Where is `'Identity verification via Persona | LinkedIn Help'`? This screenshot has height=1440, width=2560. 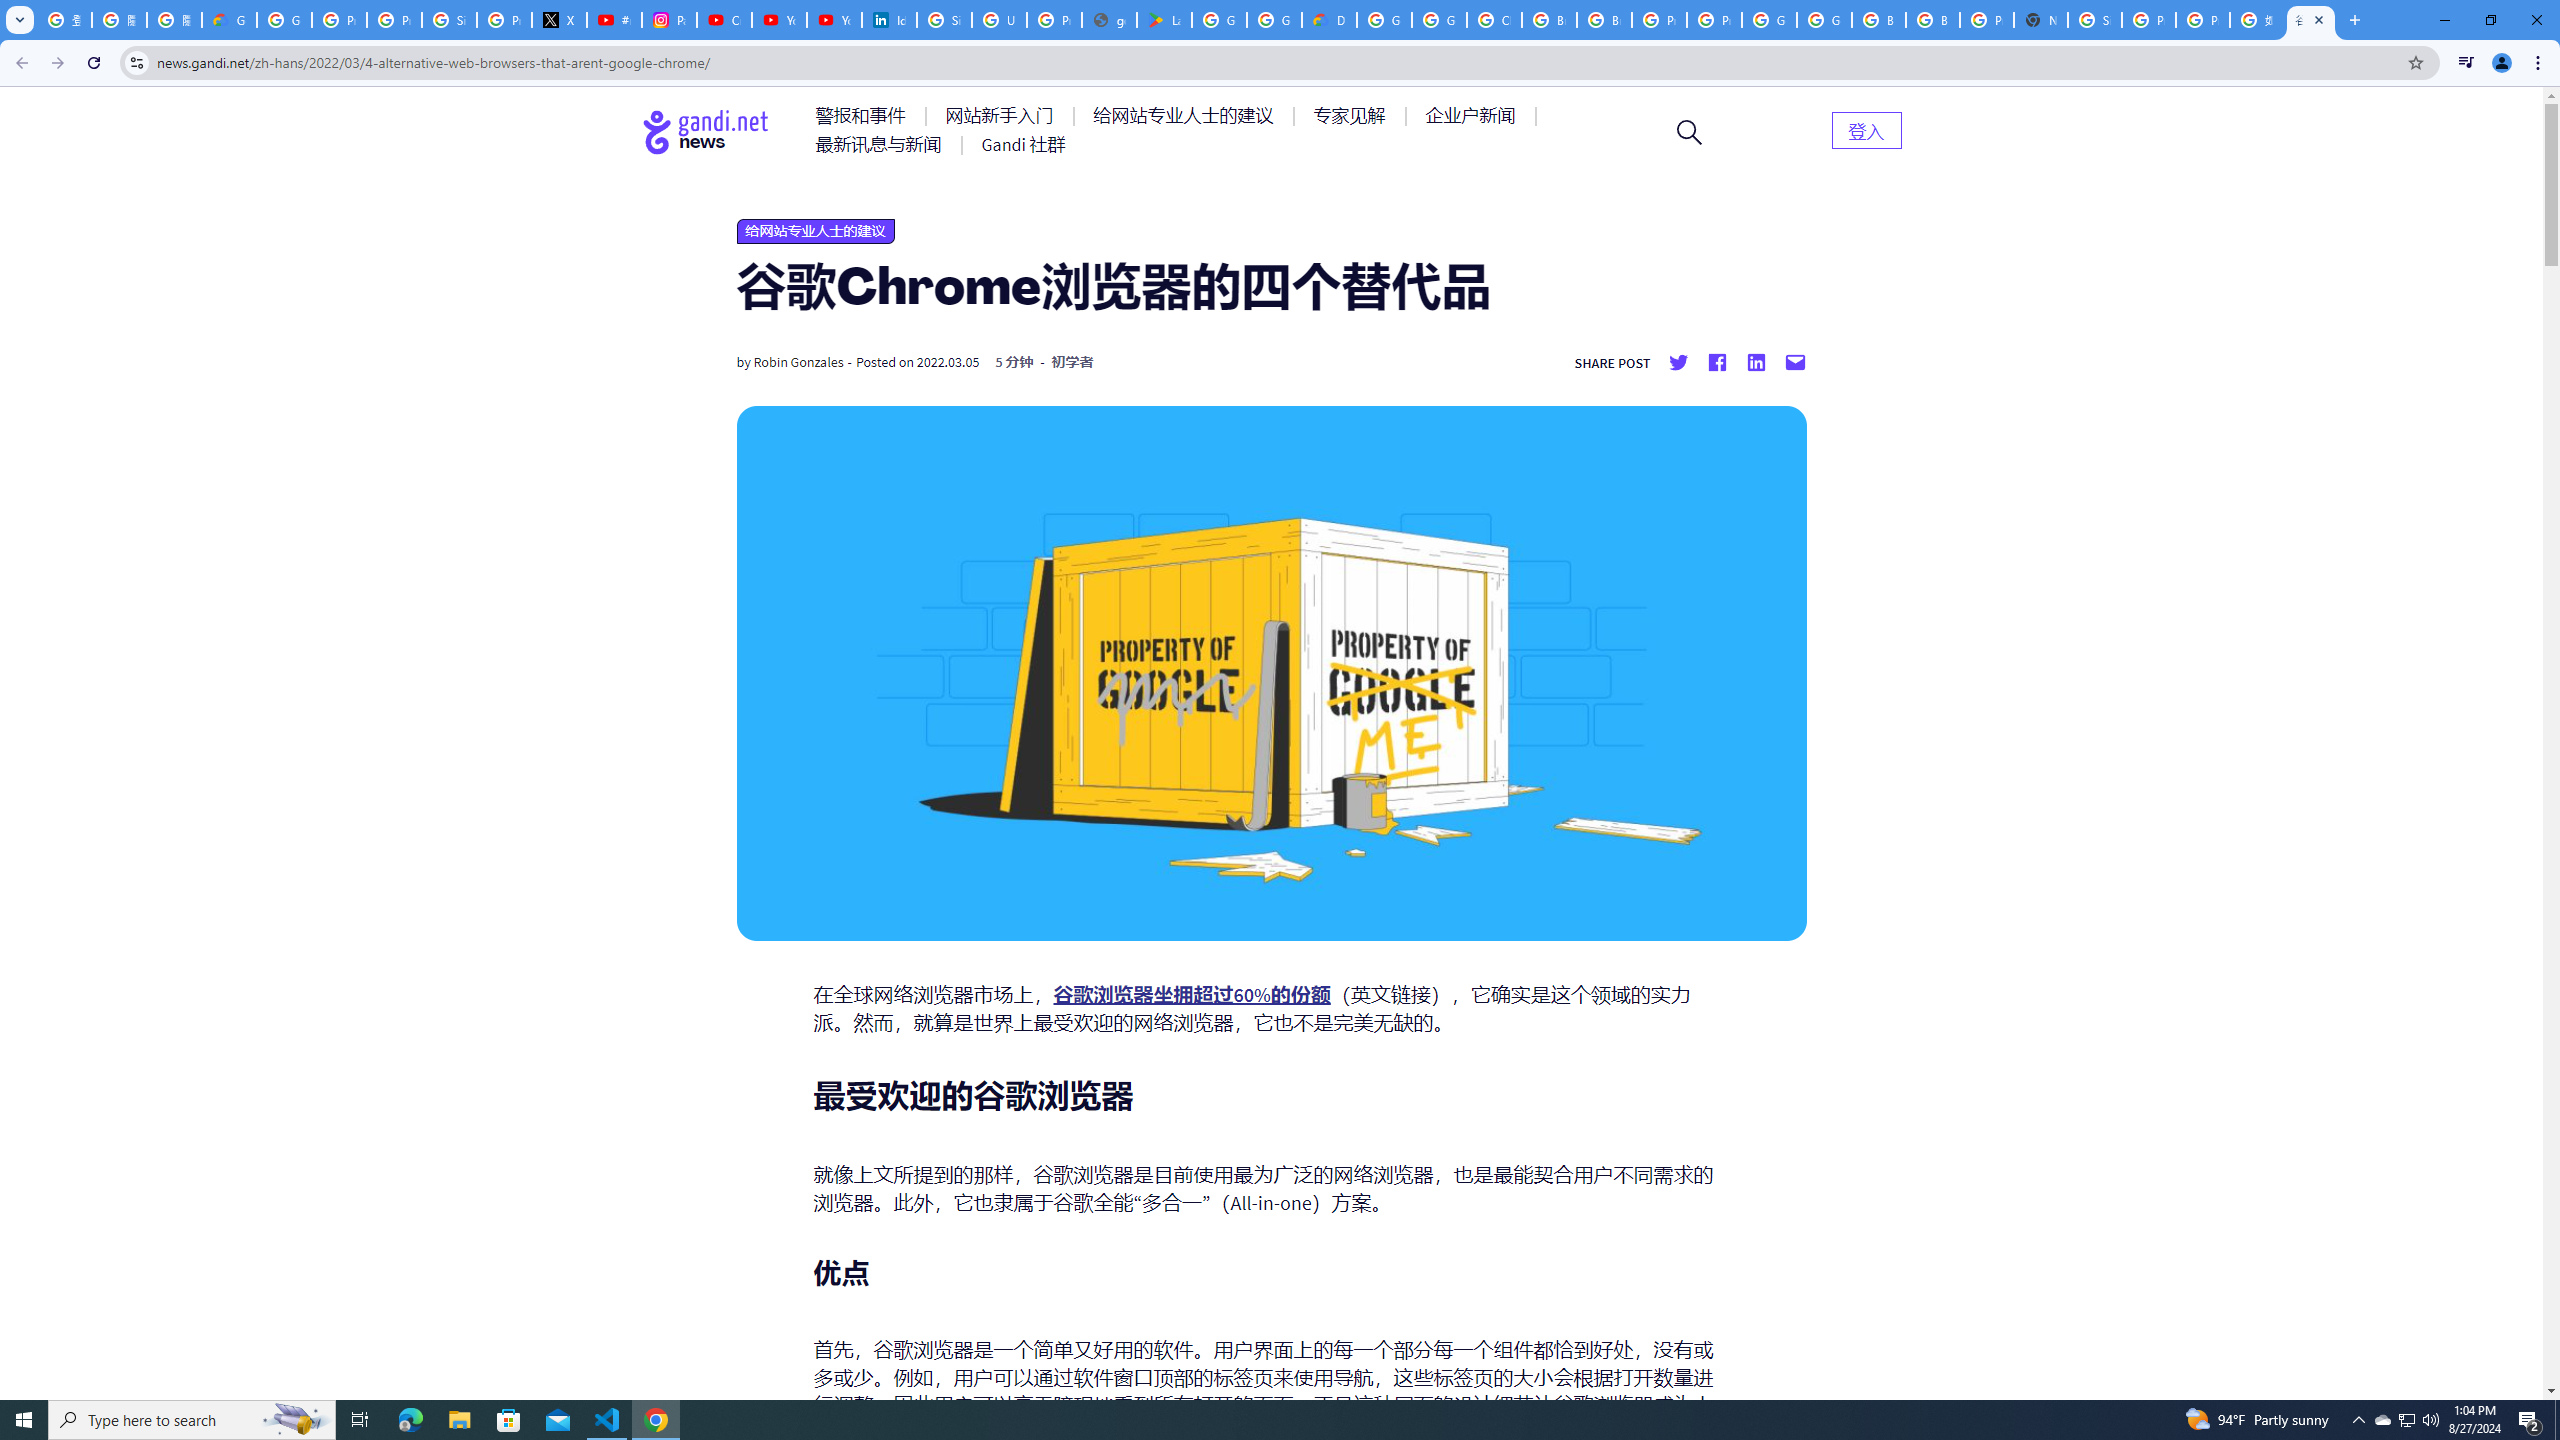
'Identity verification via Persona | LinkedIn Help' is located at coordinates (888, 19).